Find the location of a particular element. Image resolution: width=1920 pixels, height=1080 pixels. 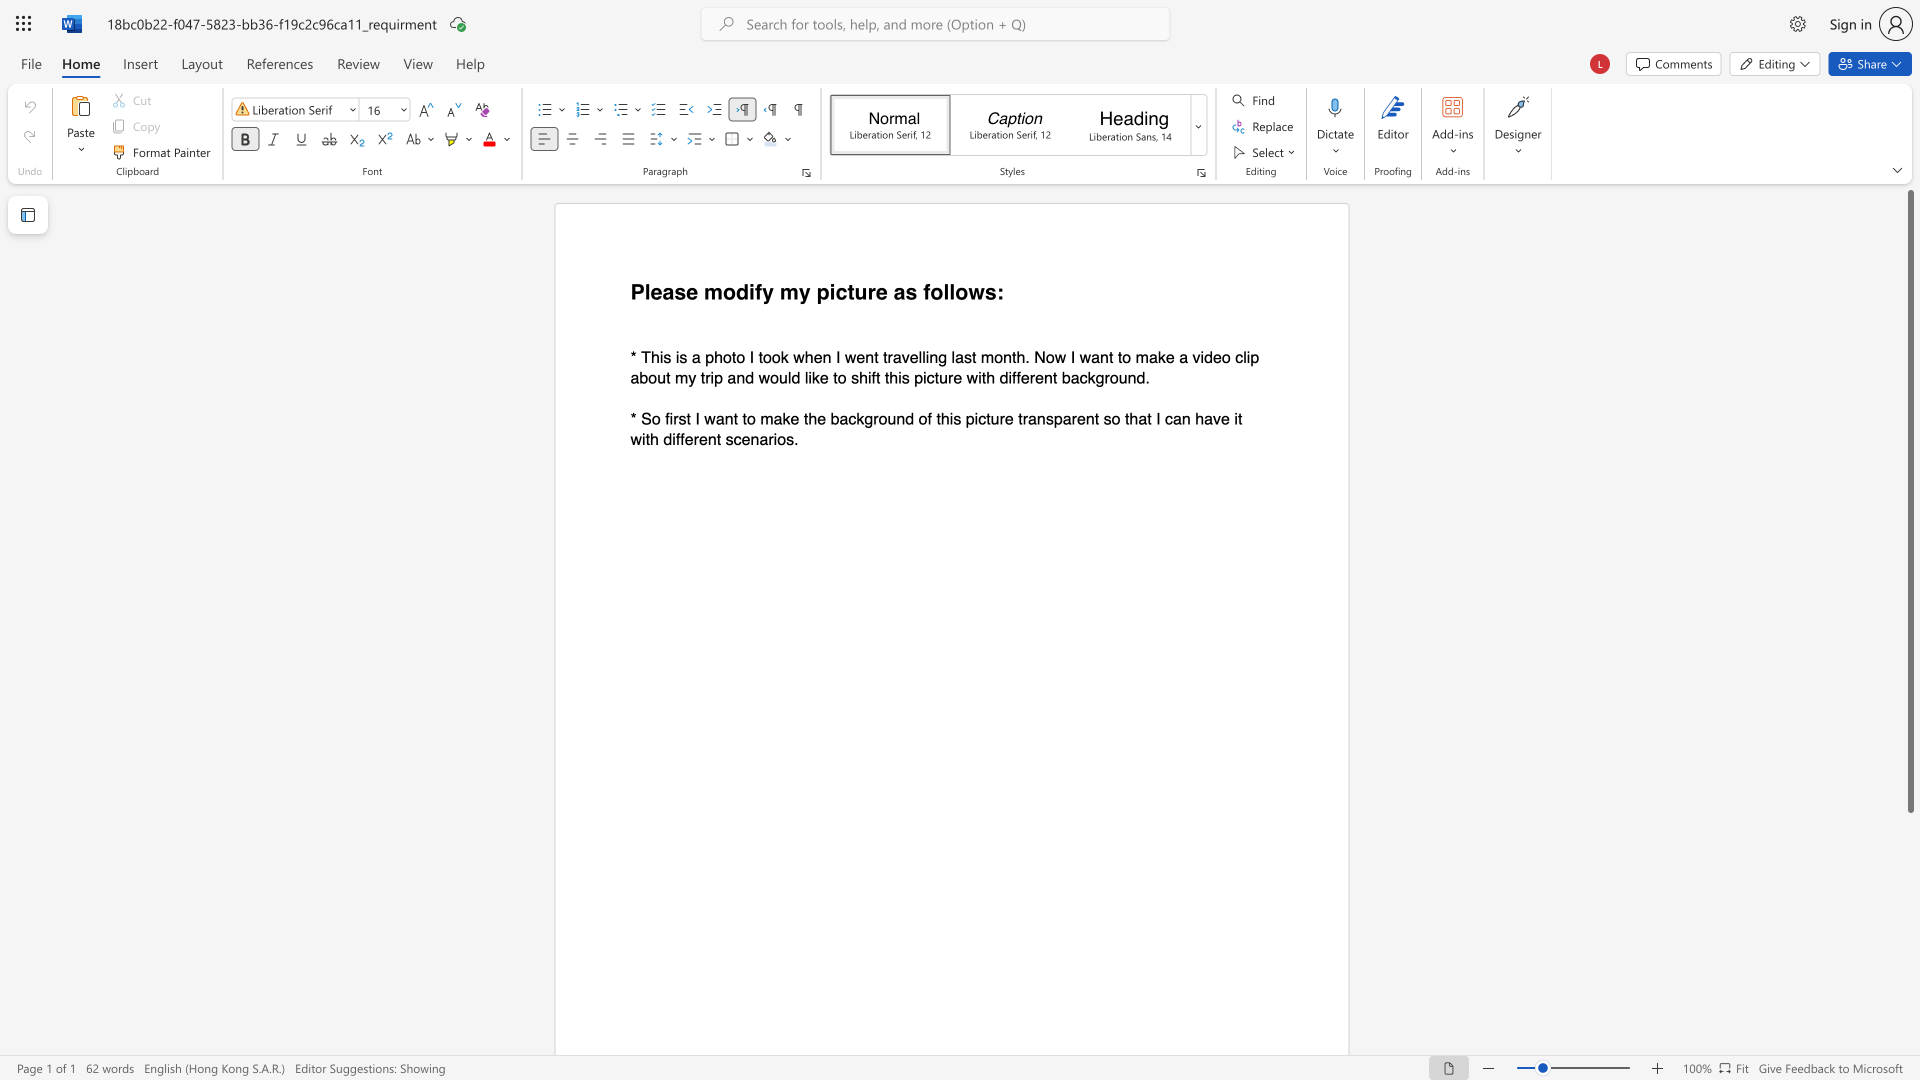

the subset text "s foll" within the text "my picture as follows:" is located at coordinates (904, 292).